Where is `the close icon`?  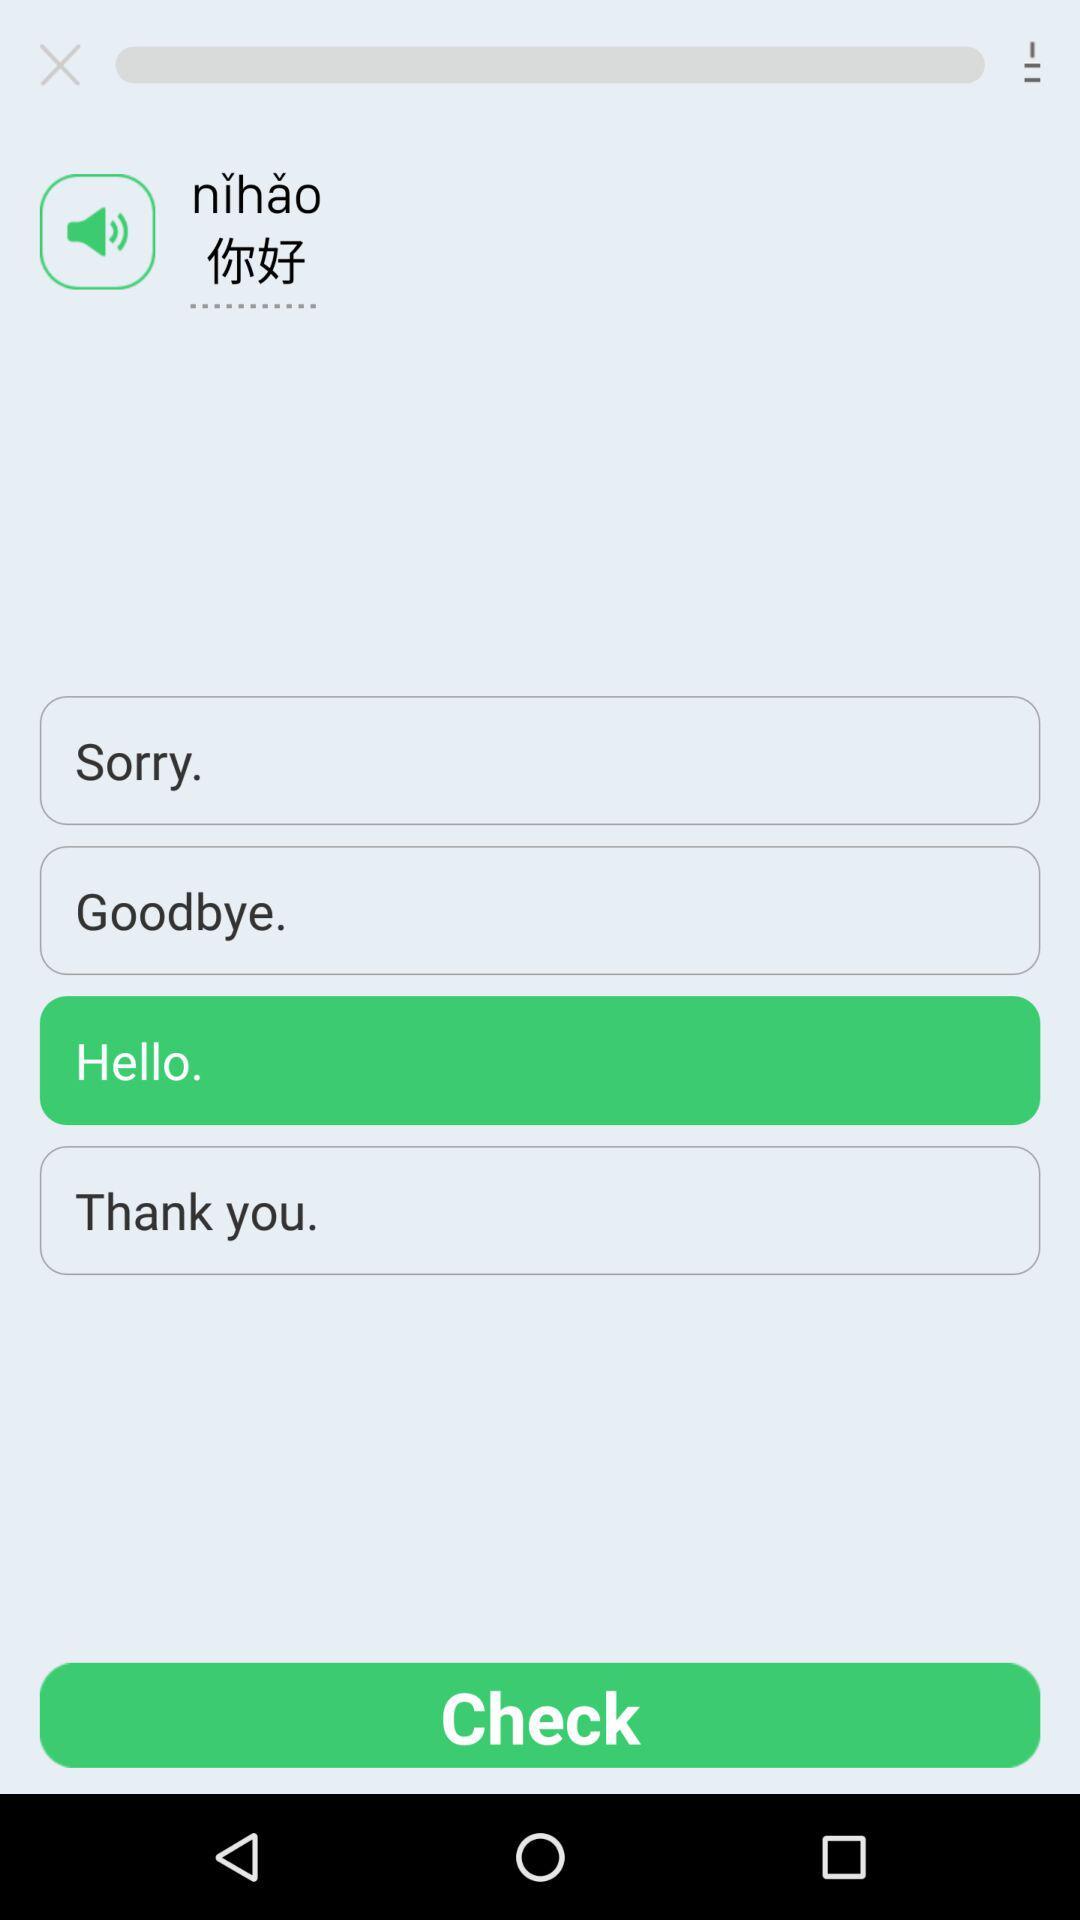
the close icon is located at coordinates (67, 69).